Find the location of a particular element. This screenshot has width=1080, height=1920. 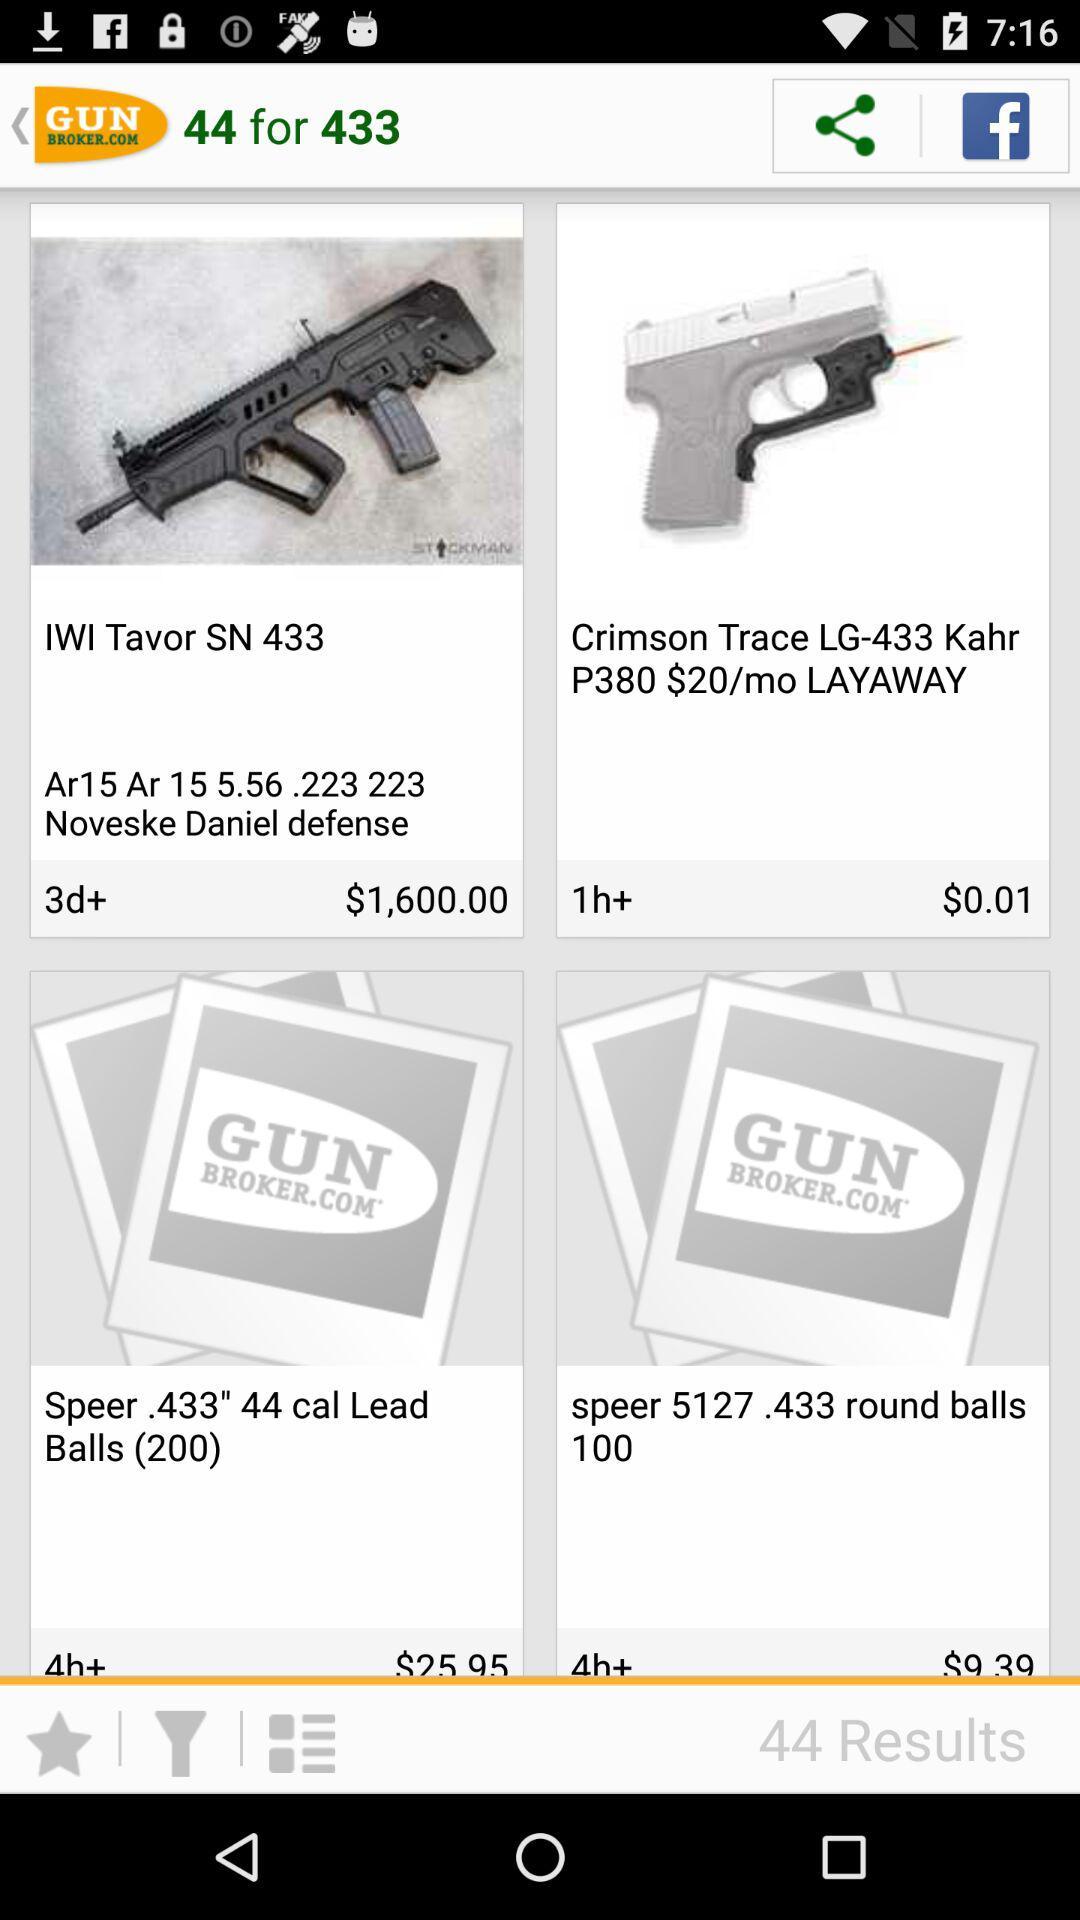

the sliders icon is located at coordinates (276, 1889).